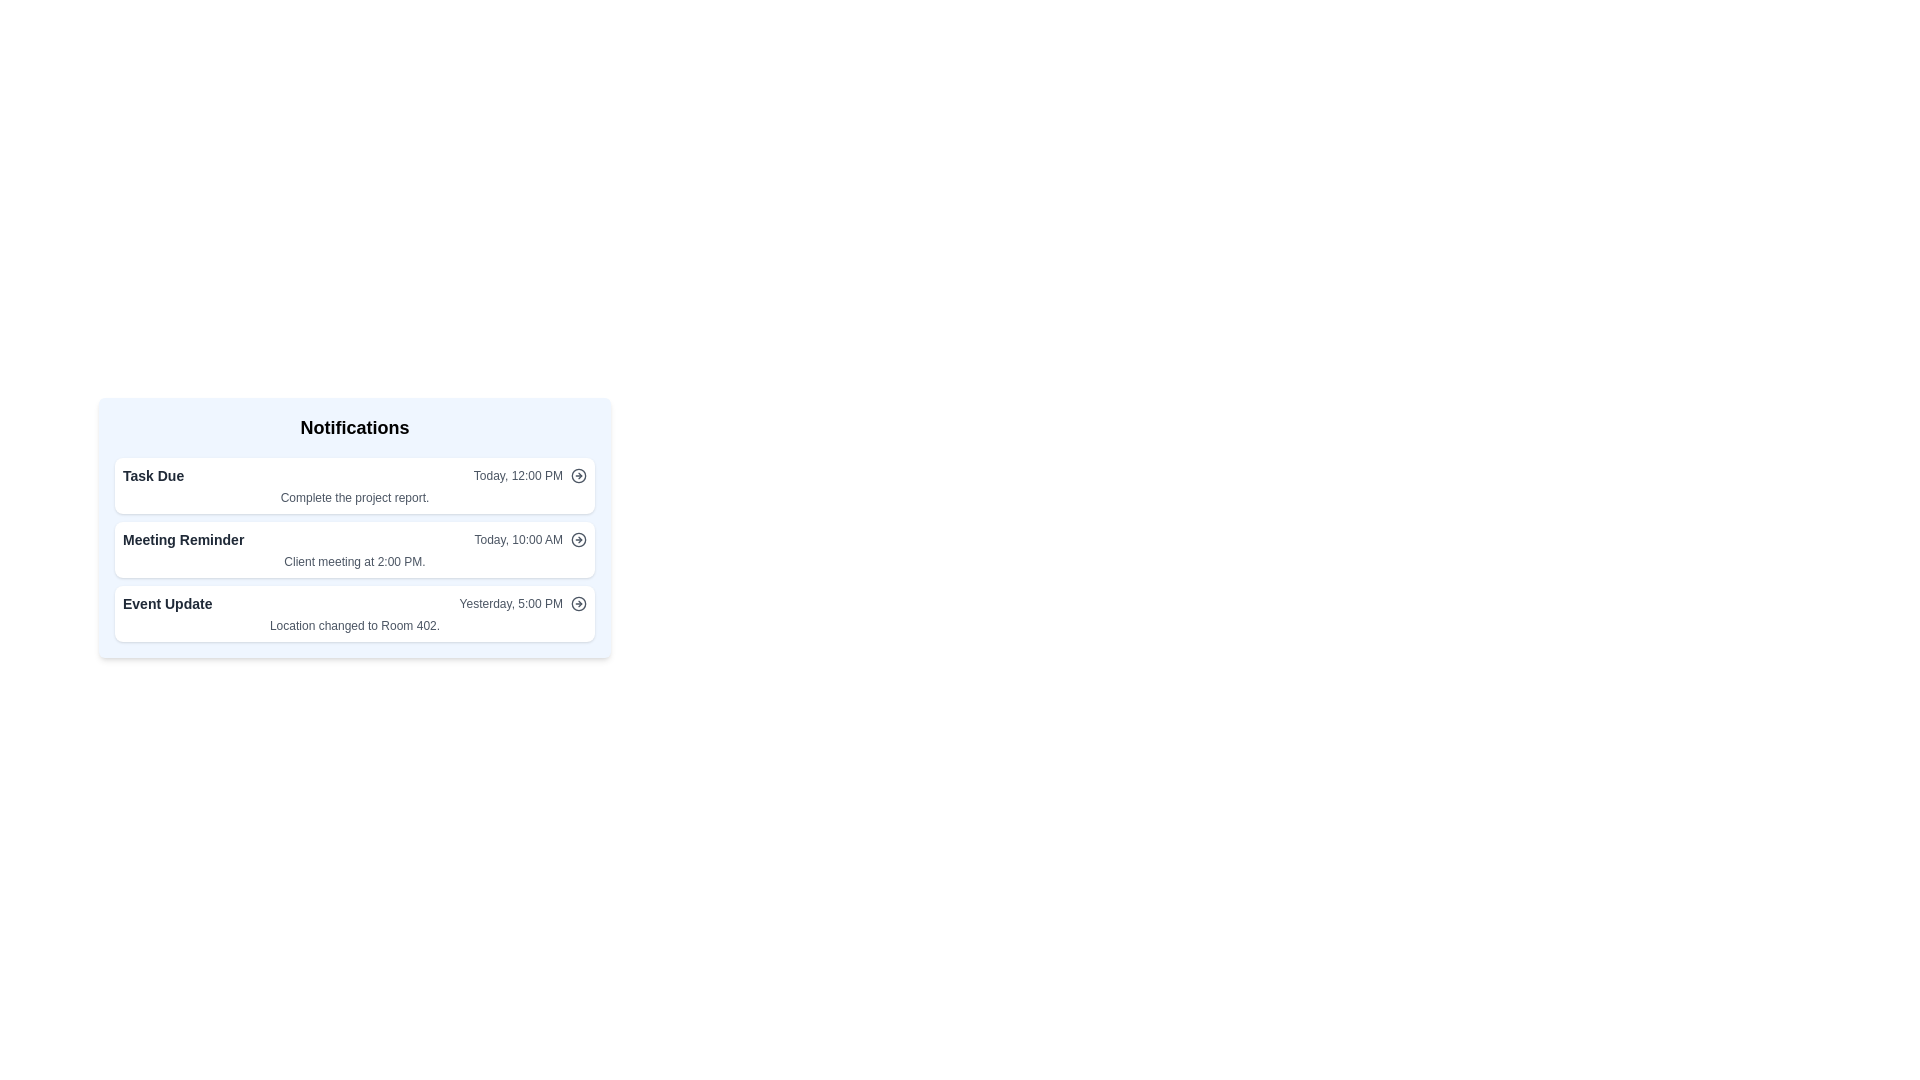 This screenshot has height=1080, width=1920. Describe the element at coordinates (152, 475) in the screenshot. I see `the text label in the top-left corner of the notification card` at that location.